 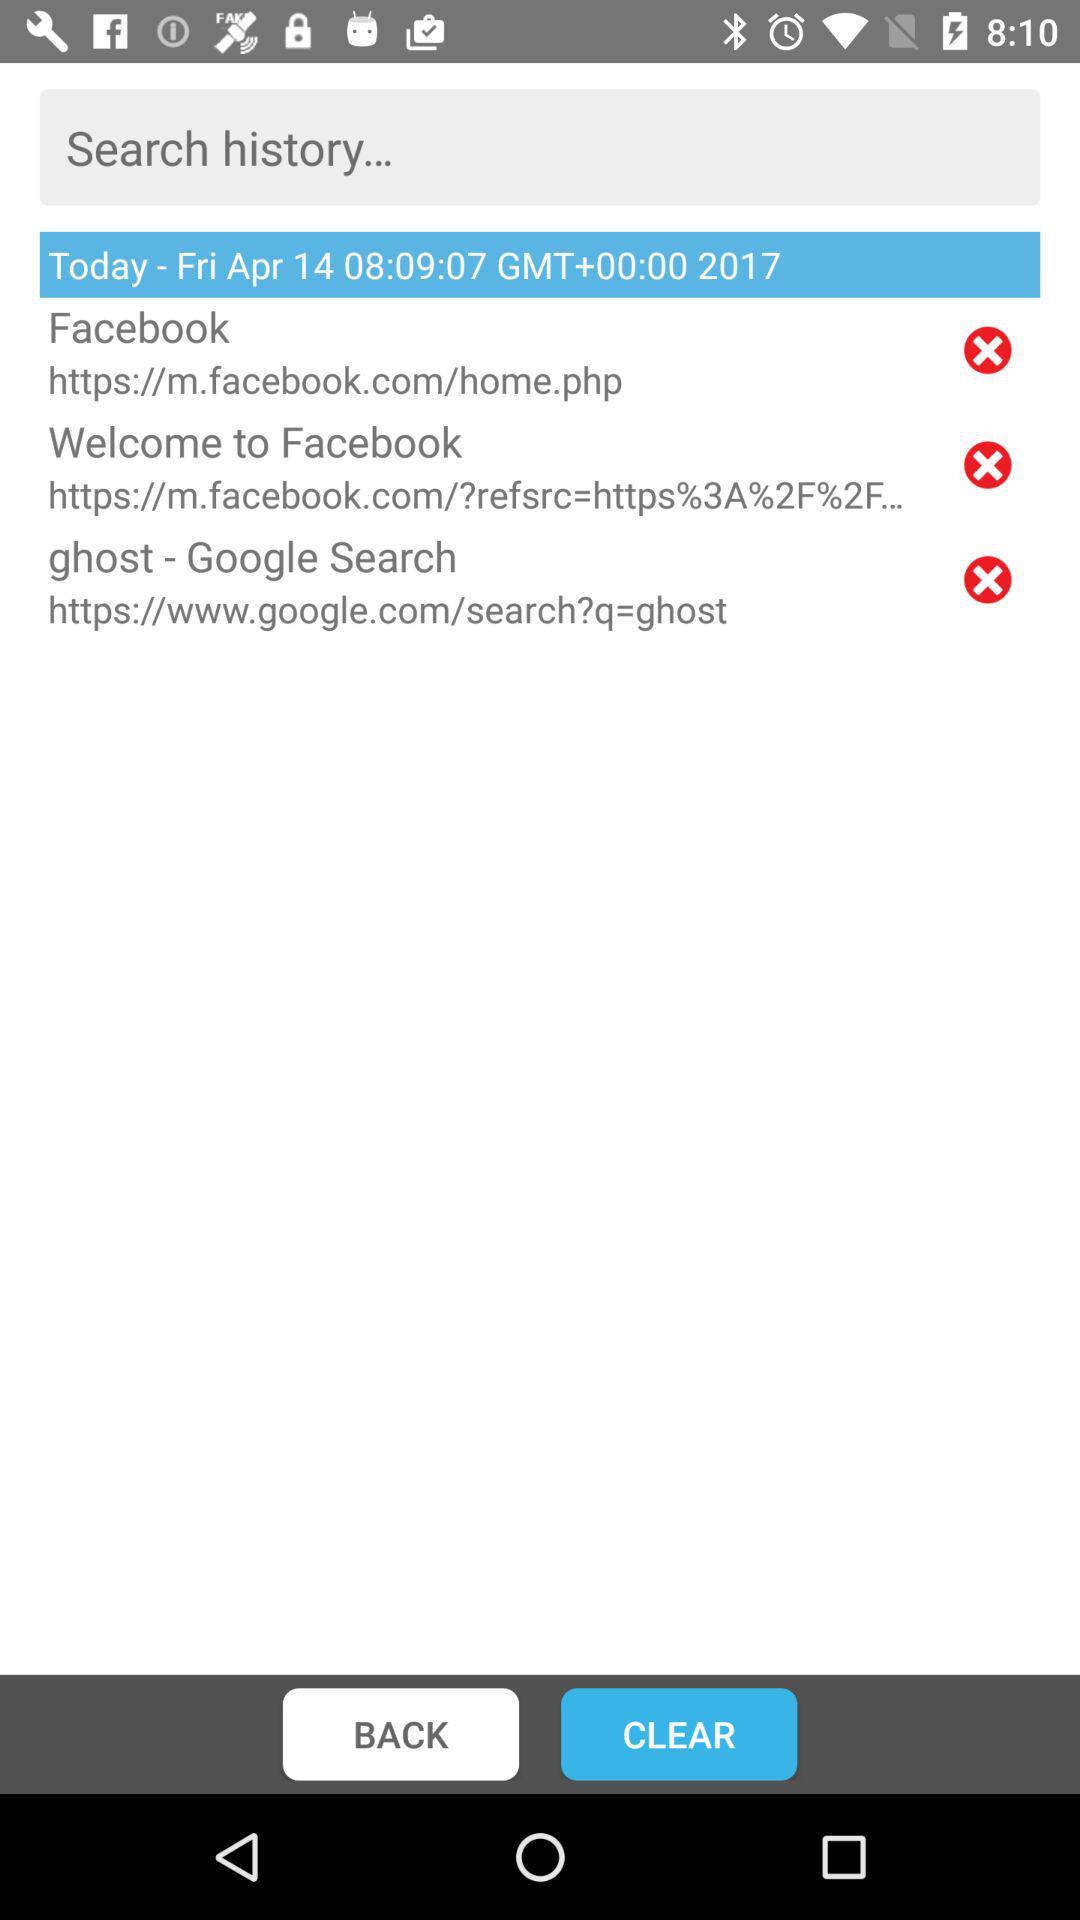 I want to click on the back, so click(x=400, y=1733).